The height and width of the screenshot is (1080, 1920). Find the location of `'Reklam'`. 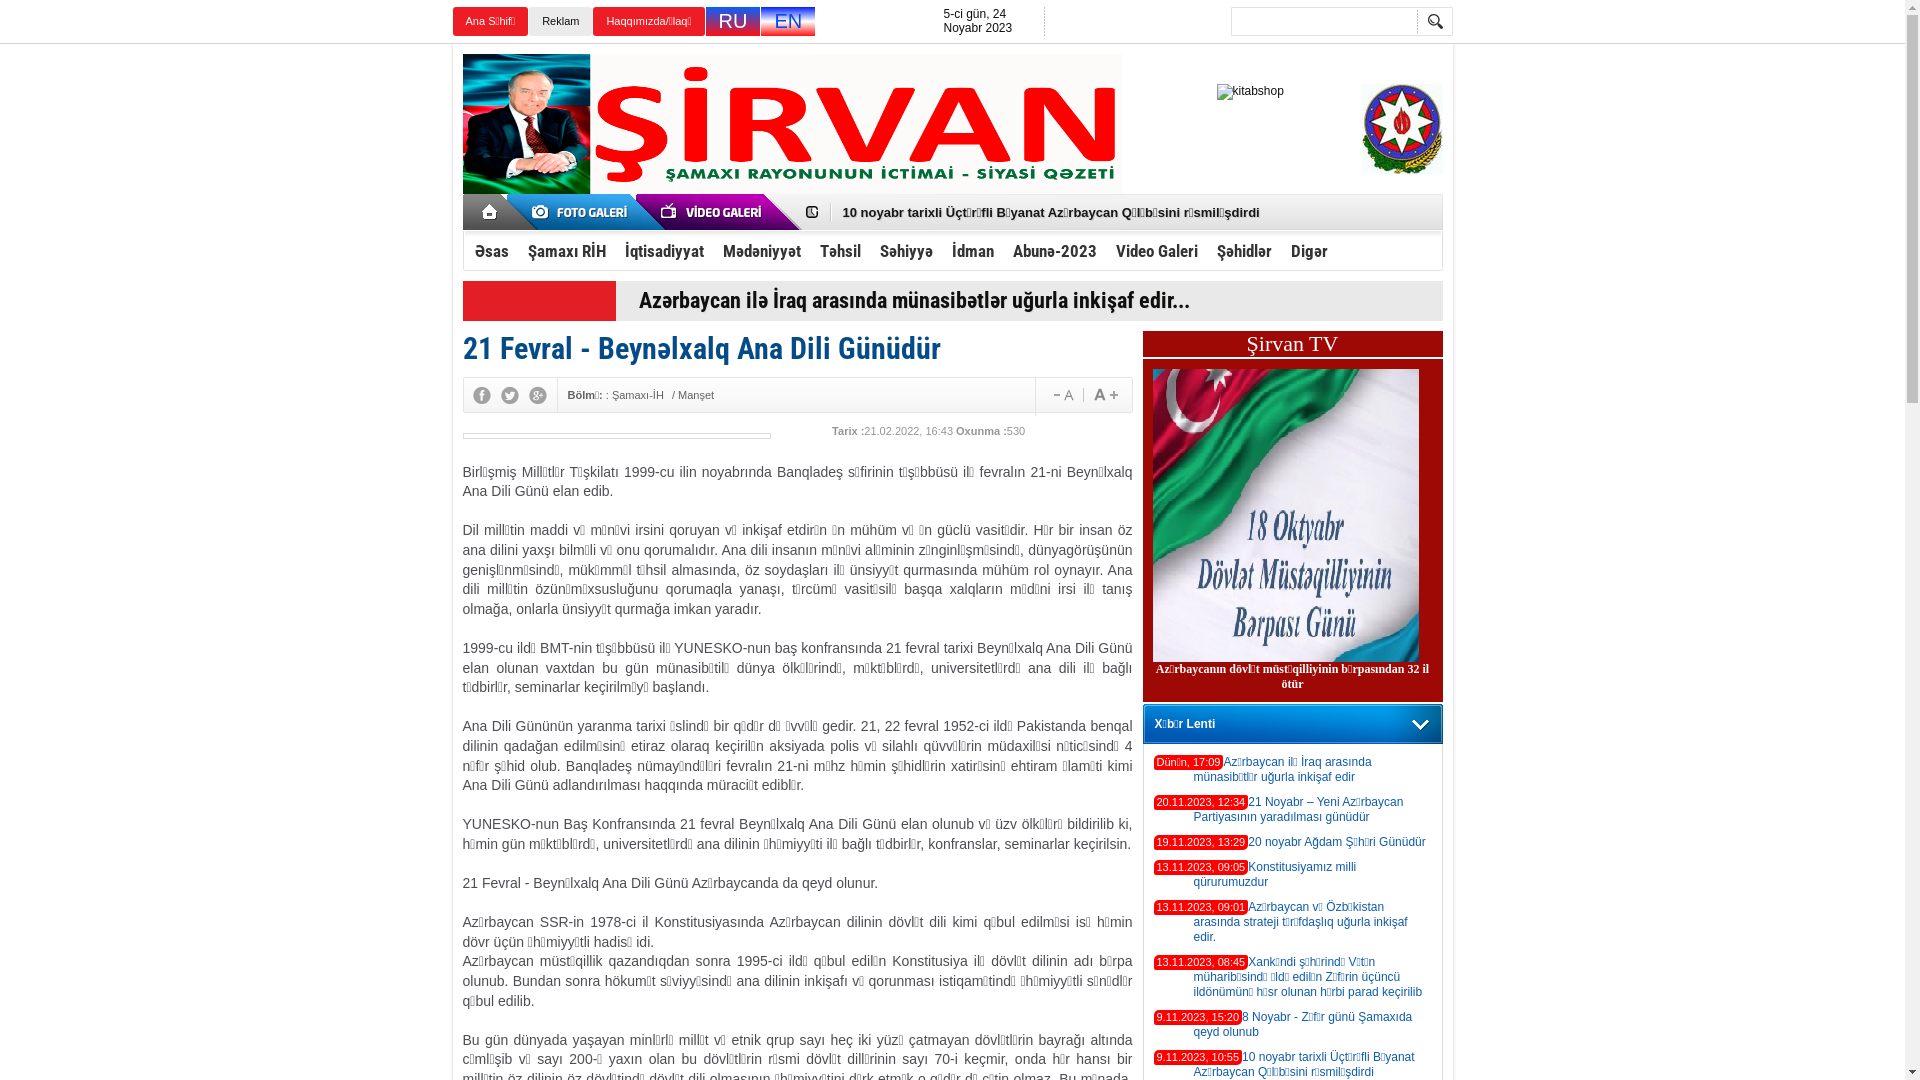

'Reklam' is located at coordinates (560, 21).